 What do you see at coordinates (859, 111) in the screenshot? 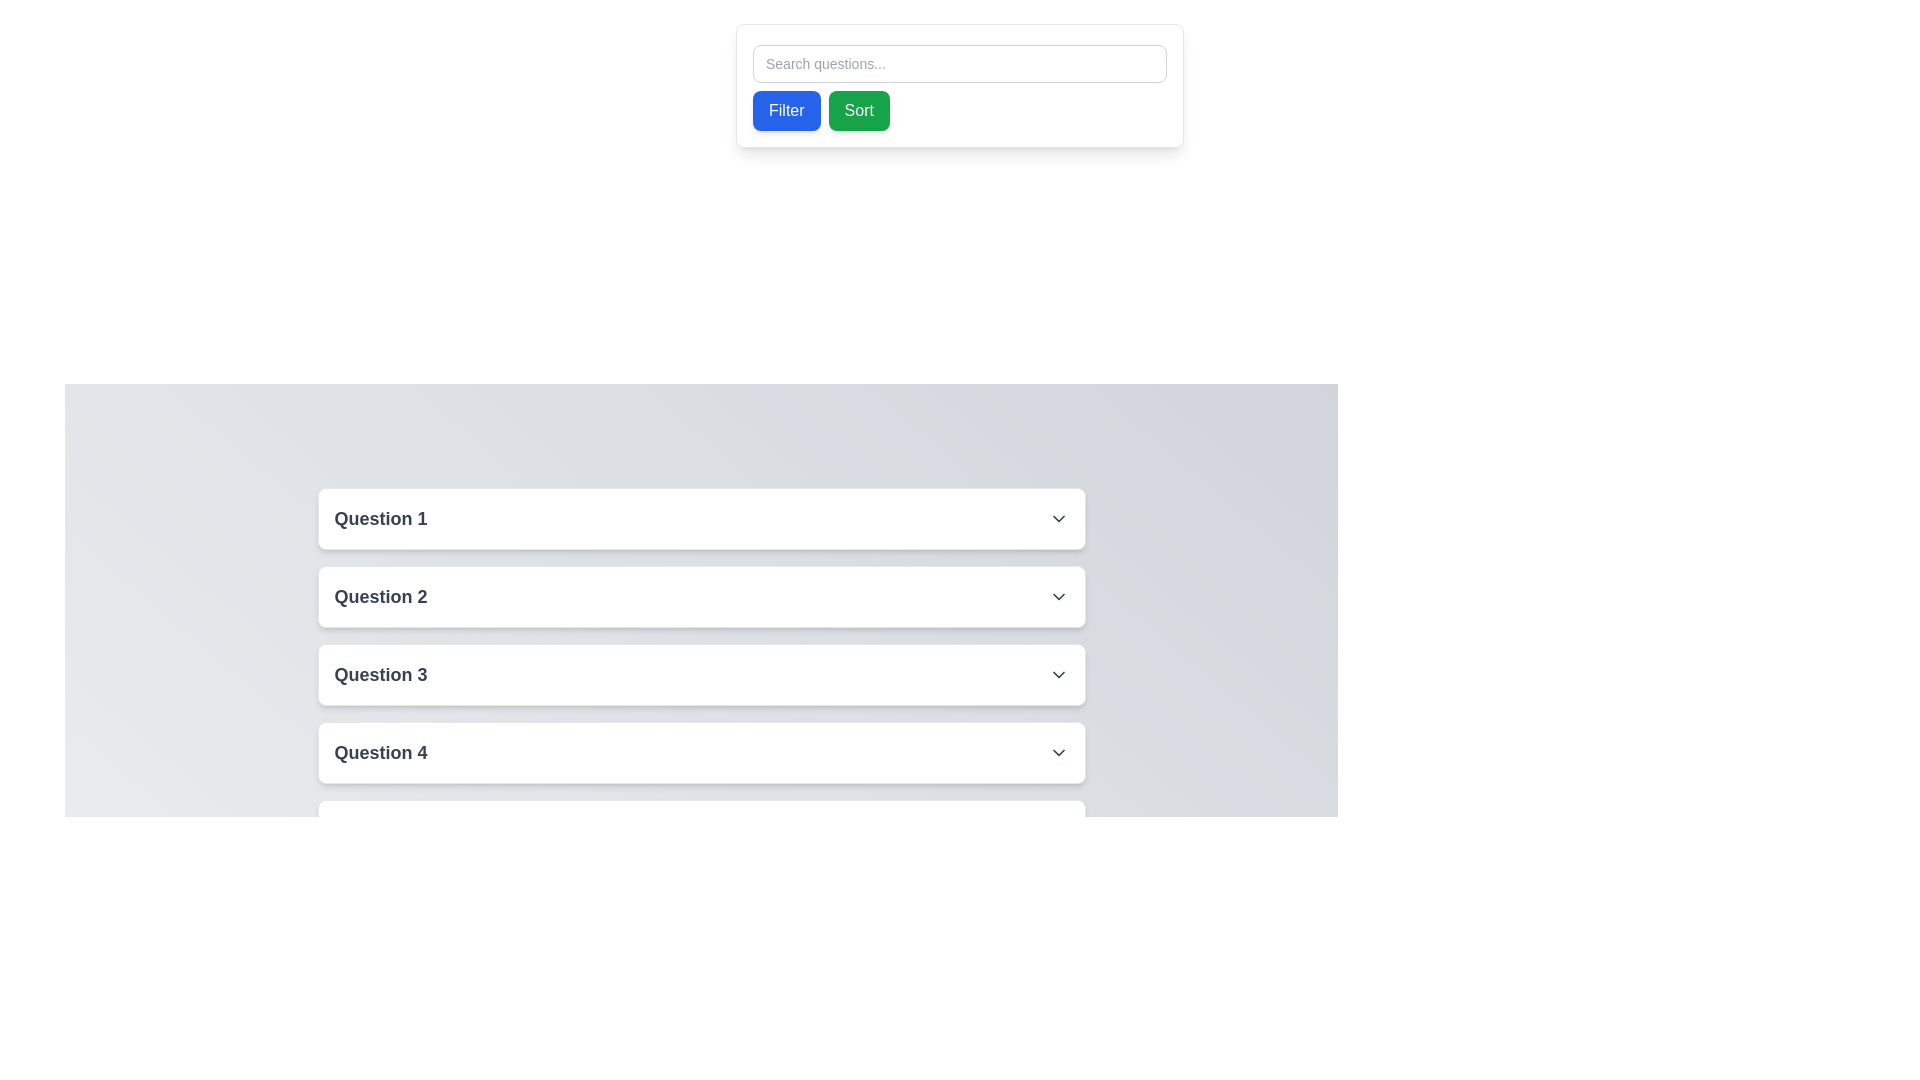
I see `the second button in the horizontal pair located immediately to the right of the blue 'Filter' button` at bounding box center [859, 111].